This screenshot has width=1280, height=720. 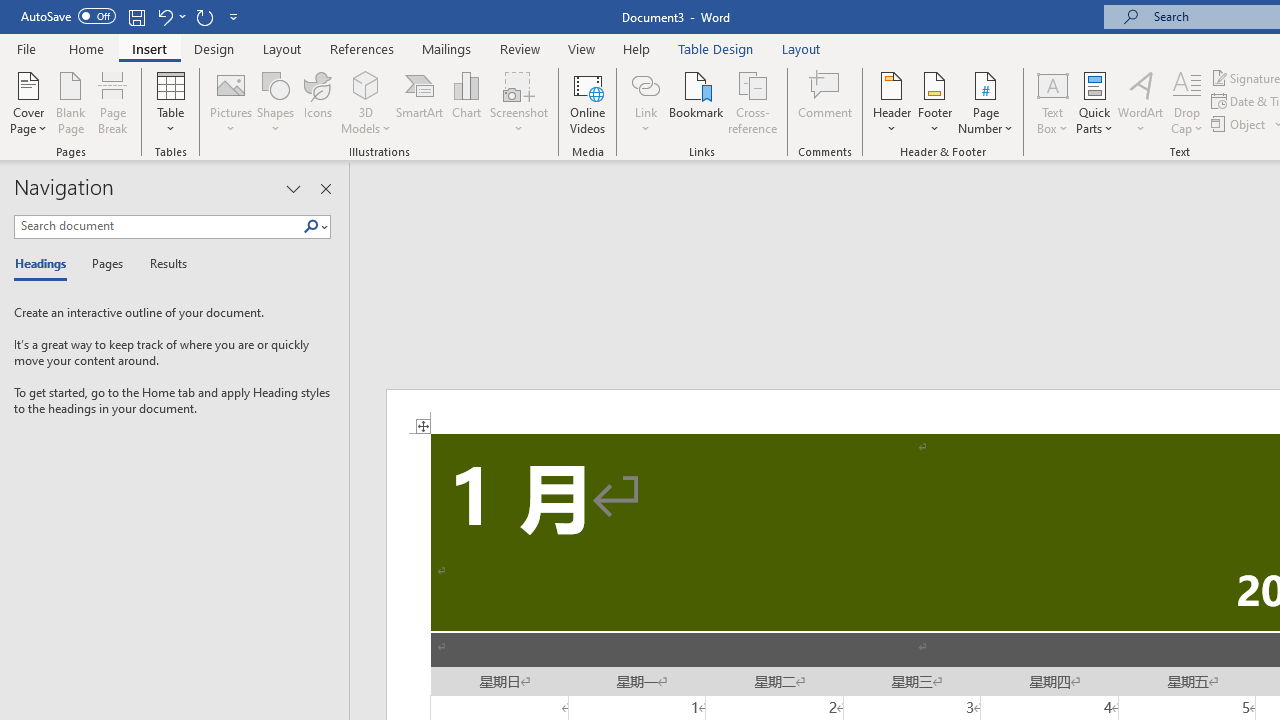 I want to click on 'Text Box', so click(x=1051, y=103).